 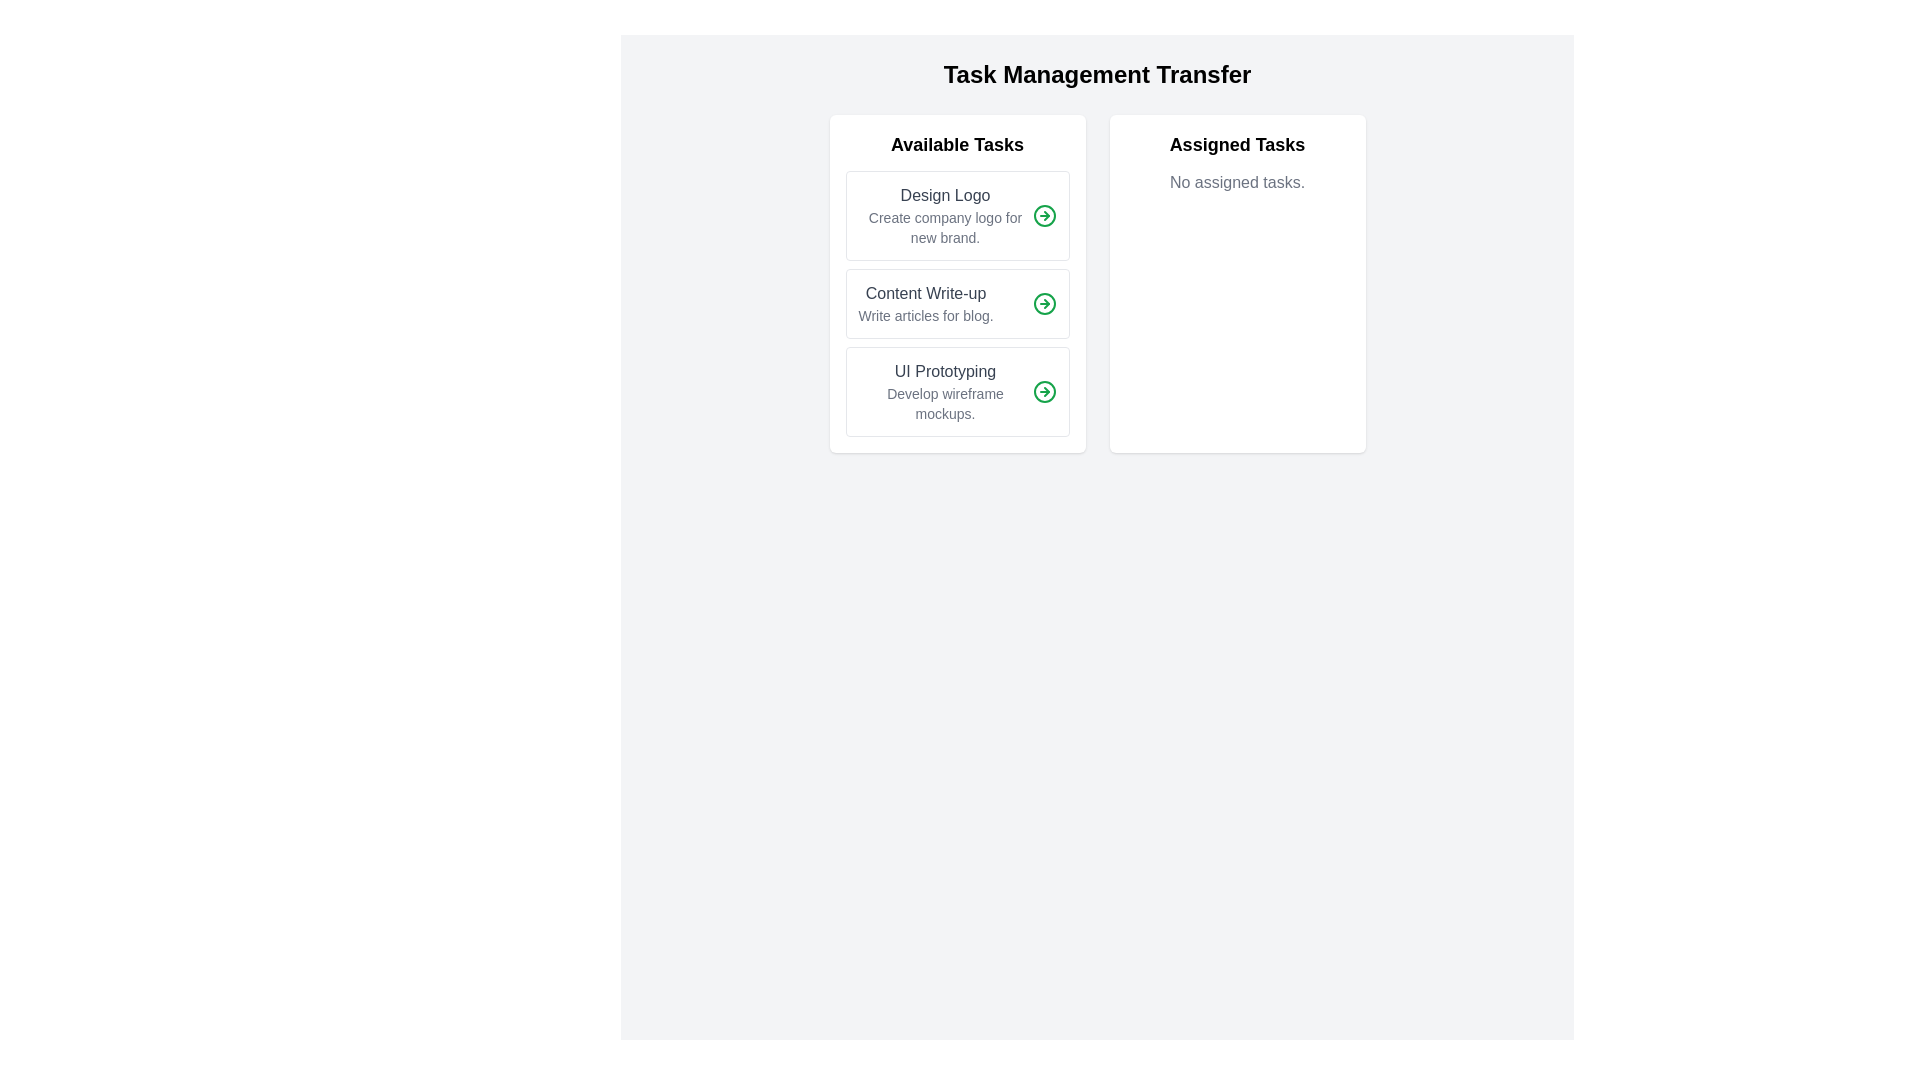 What do you see at coordinates (1043, 392) in the screenshot?
I see `the SVG Circle component with a radius of 10 units, styled with a stroke and positioned in the bottom-most task card of the 'Available Tasks' section for the 'UI Prototyping' task` at bounding box center [1043, 392].